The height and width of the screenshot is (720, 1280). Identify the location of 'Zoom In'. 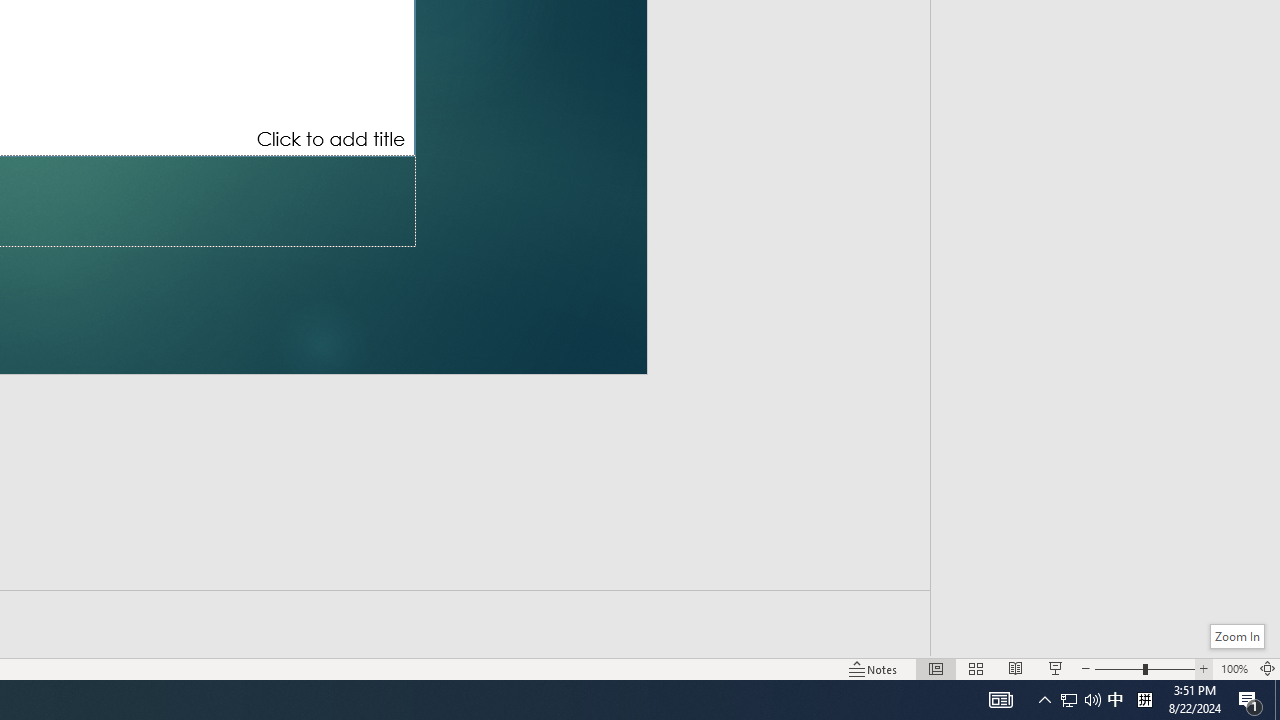
(1236, 636).